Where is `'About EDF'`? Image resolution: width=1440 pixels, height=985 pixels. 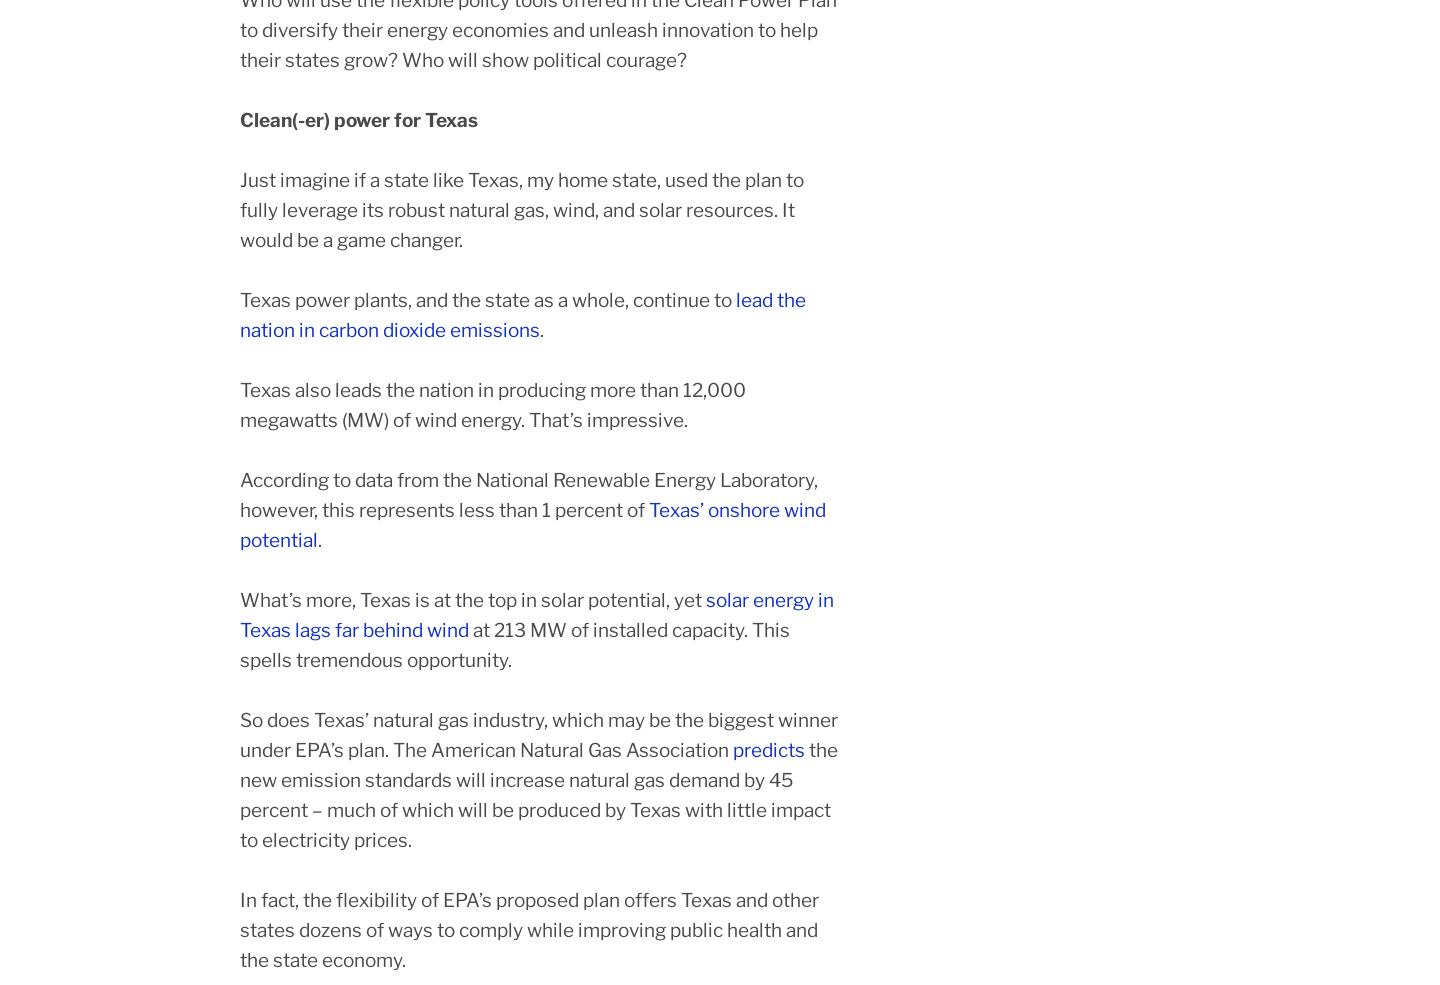
'About EDF' is located at coordinates (579, 705).